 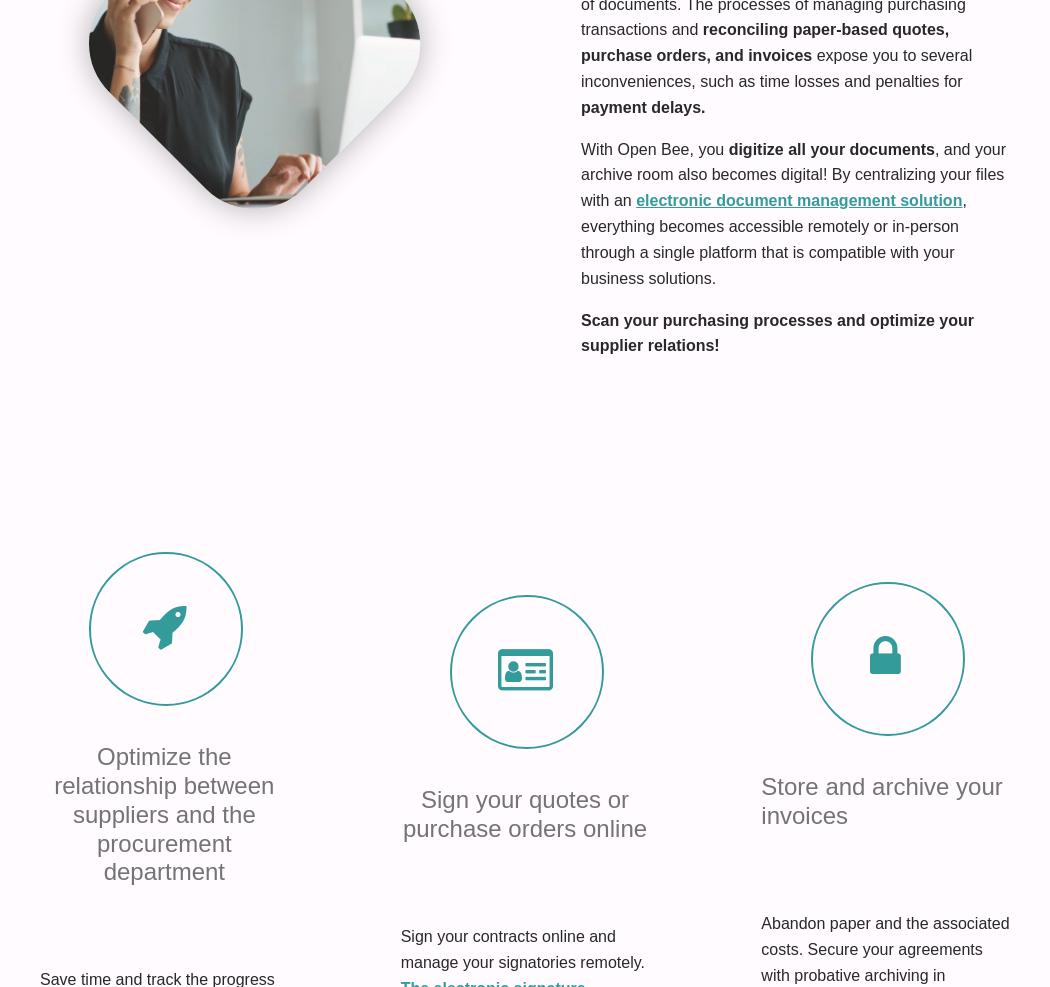 What do you see at coordinates (929, 698) in the screenshot?
I see `'Become a partner'` at bounding box center [929, 698].